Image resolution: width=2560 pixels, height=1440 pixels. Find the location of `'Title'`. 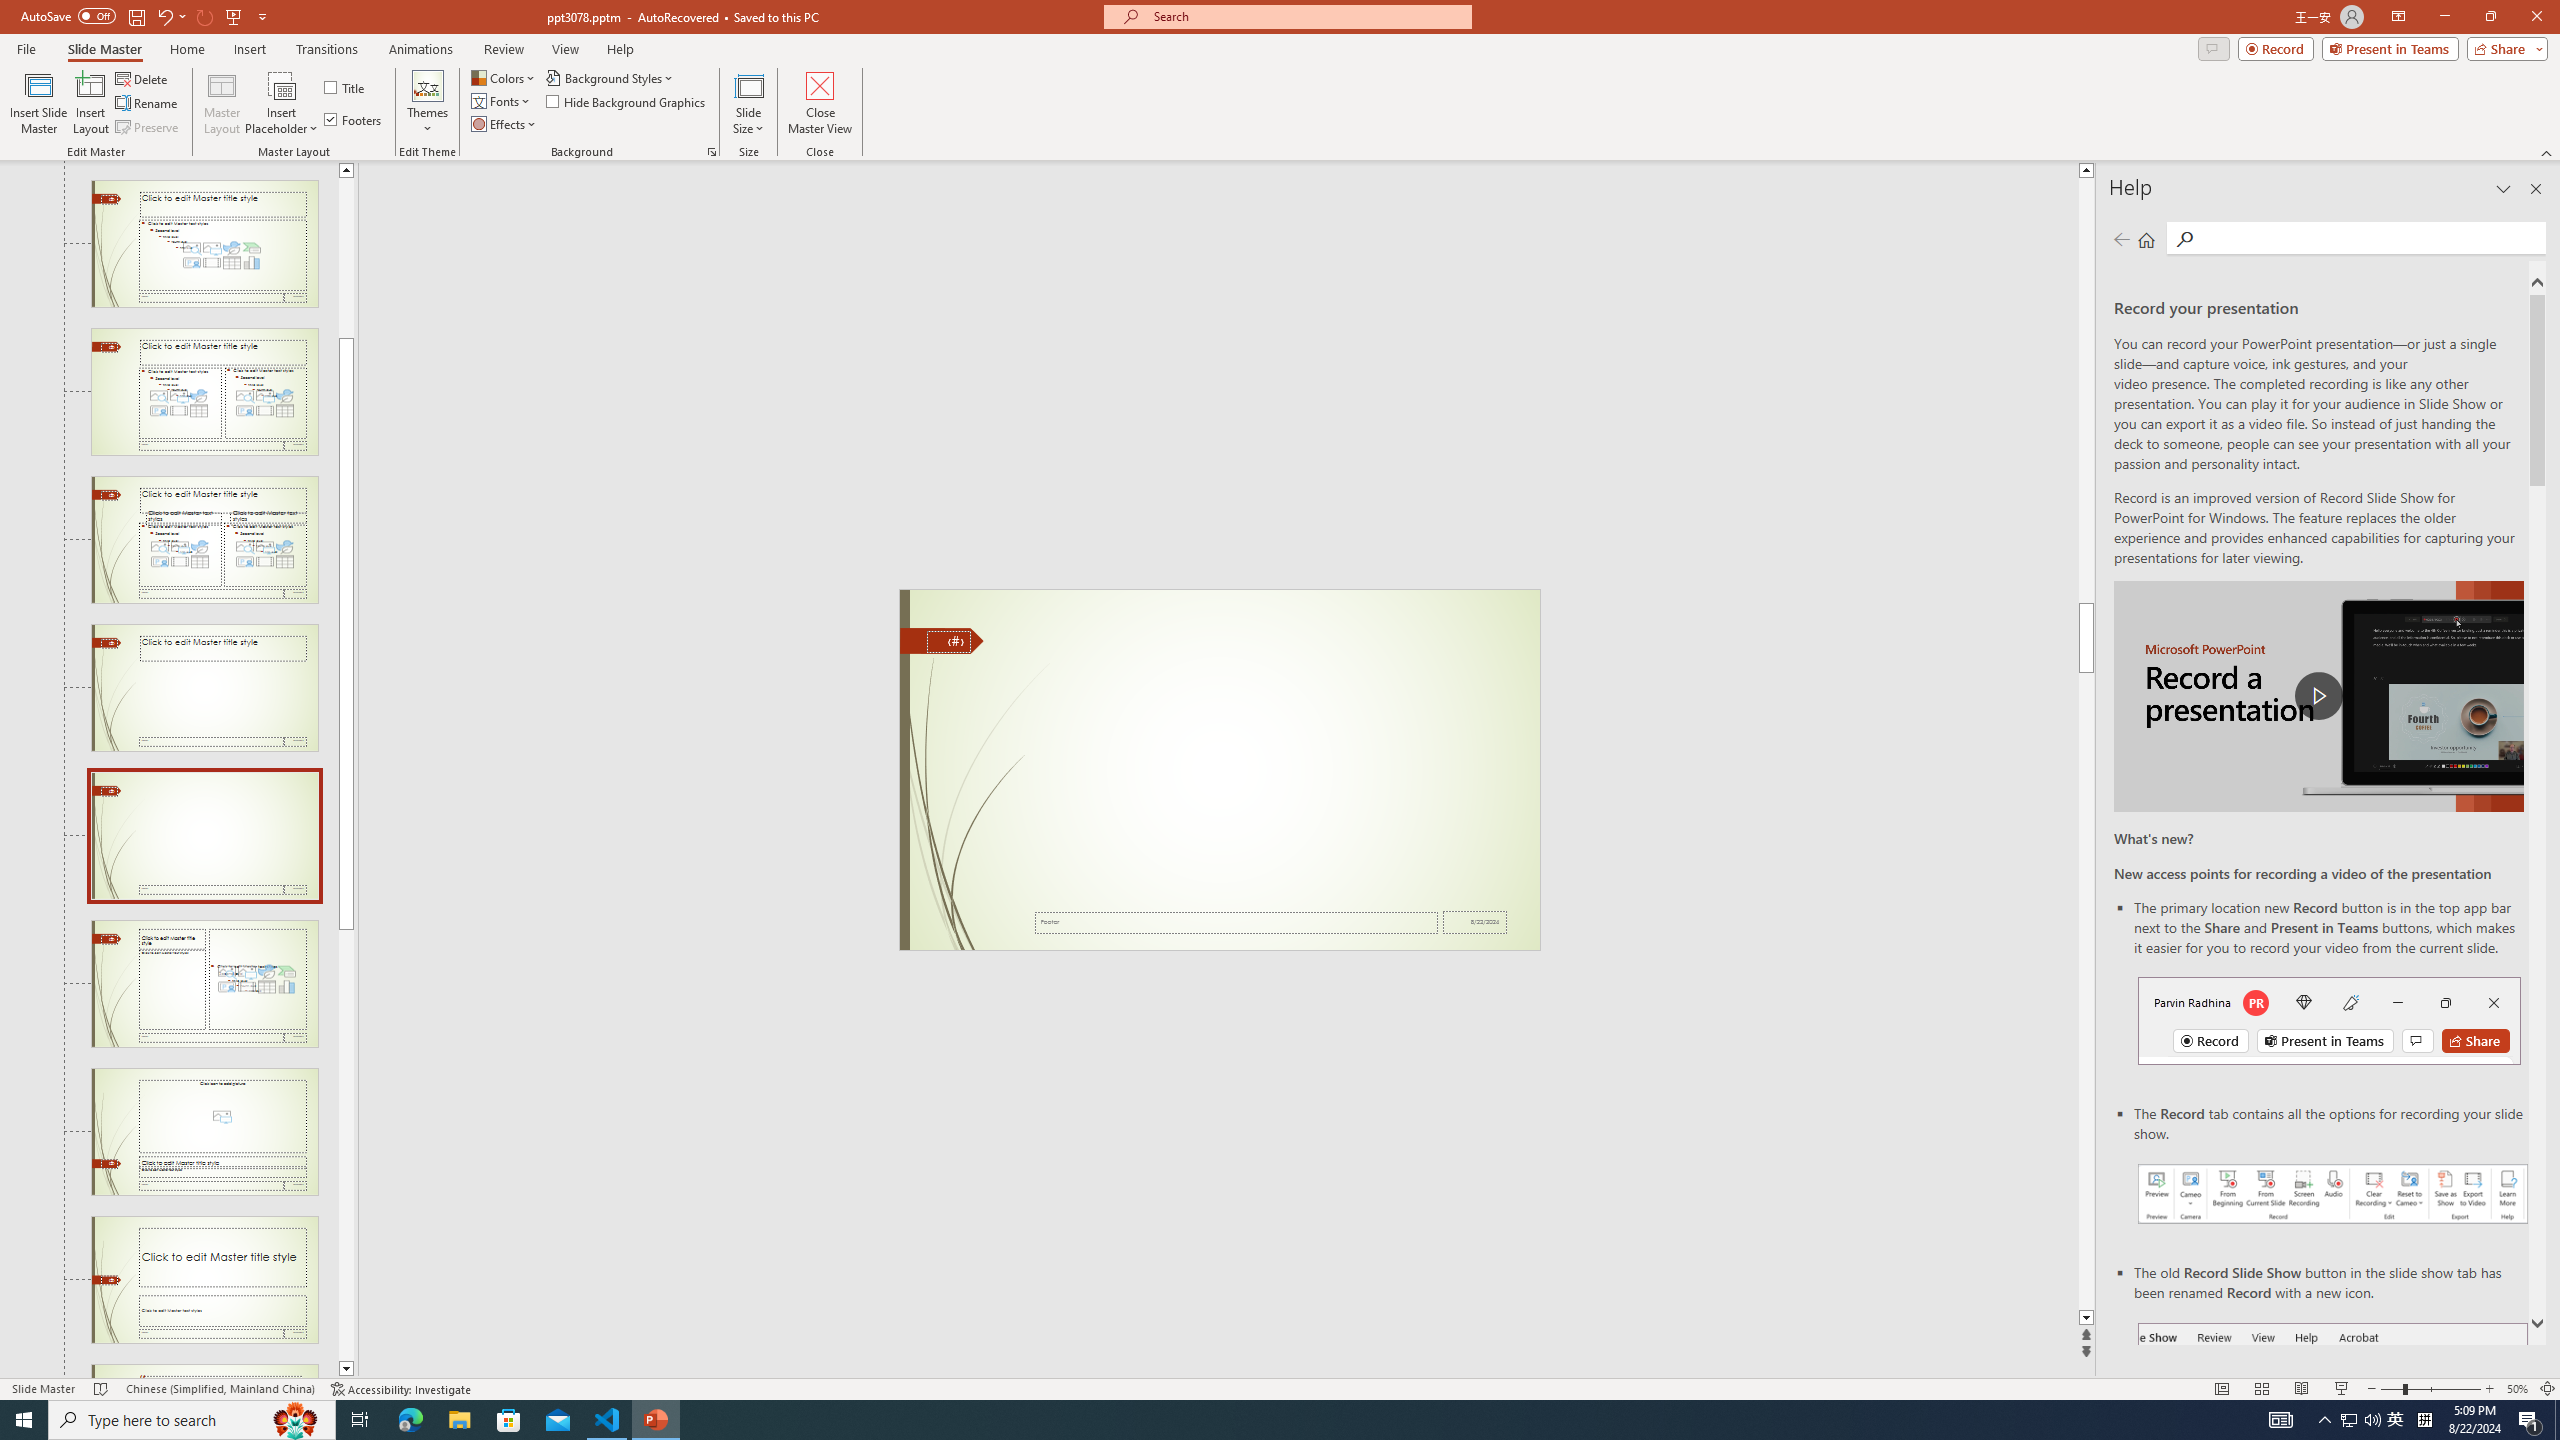

'Title' is located at coordinates (345, 87).